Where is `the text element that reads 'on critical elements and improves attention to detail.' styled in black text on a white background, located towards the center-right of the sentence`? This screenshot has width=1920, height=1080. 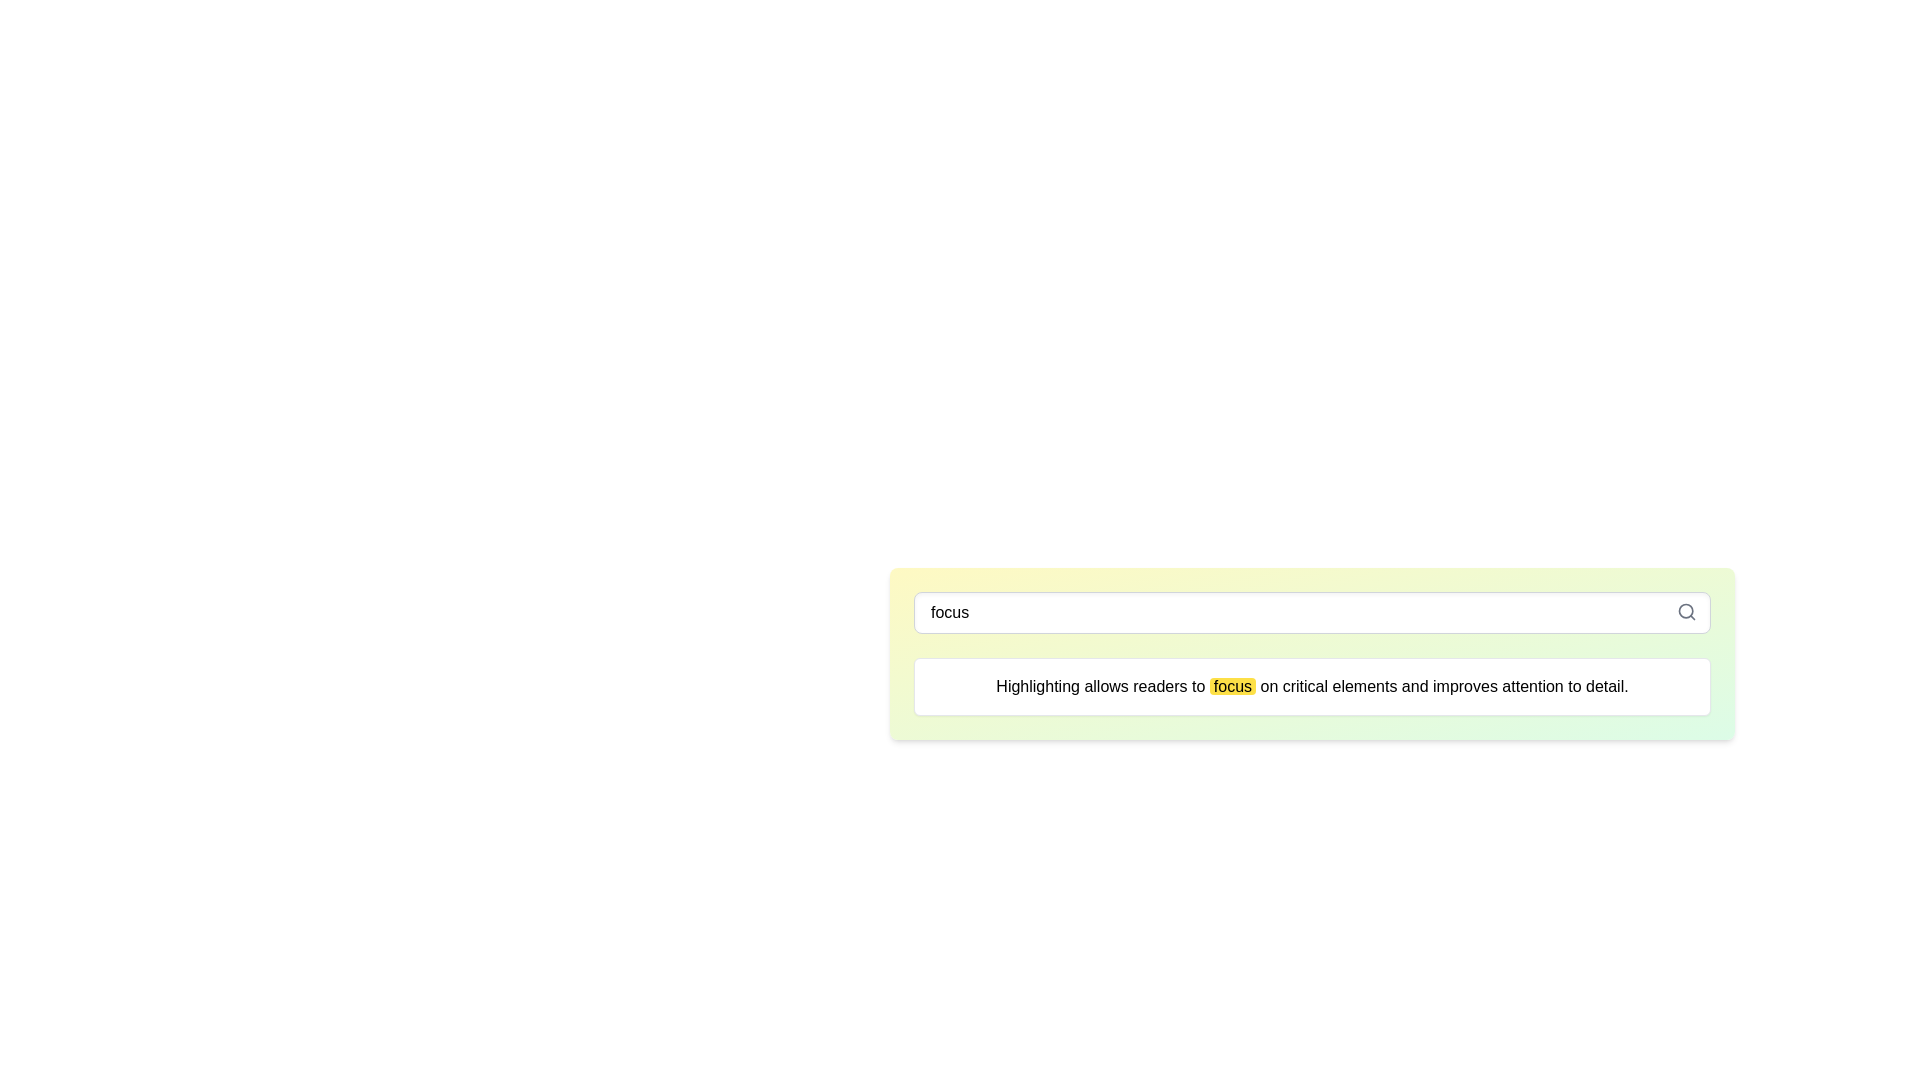
the text element that reads 'on critical elements and improves attention to detail.' styled in black text on a white background, located towards the center-right of the sentence is located at coordinates (1442, 685).